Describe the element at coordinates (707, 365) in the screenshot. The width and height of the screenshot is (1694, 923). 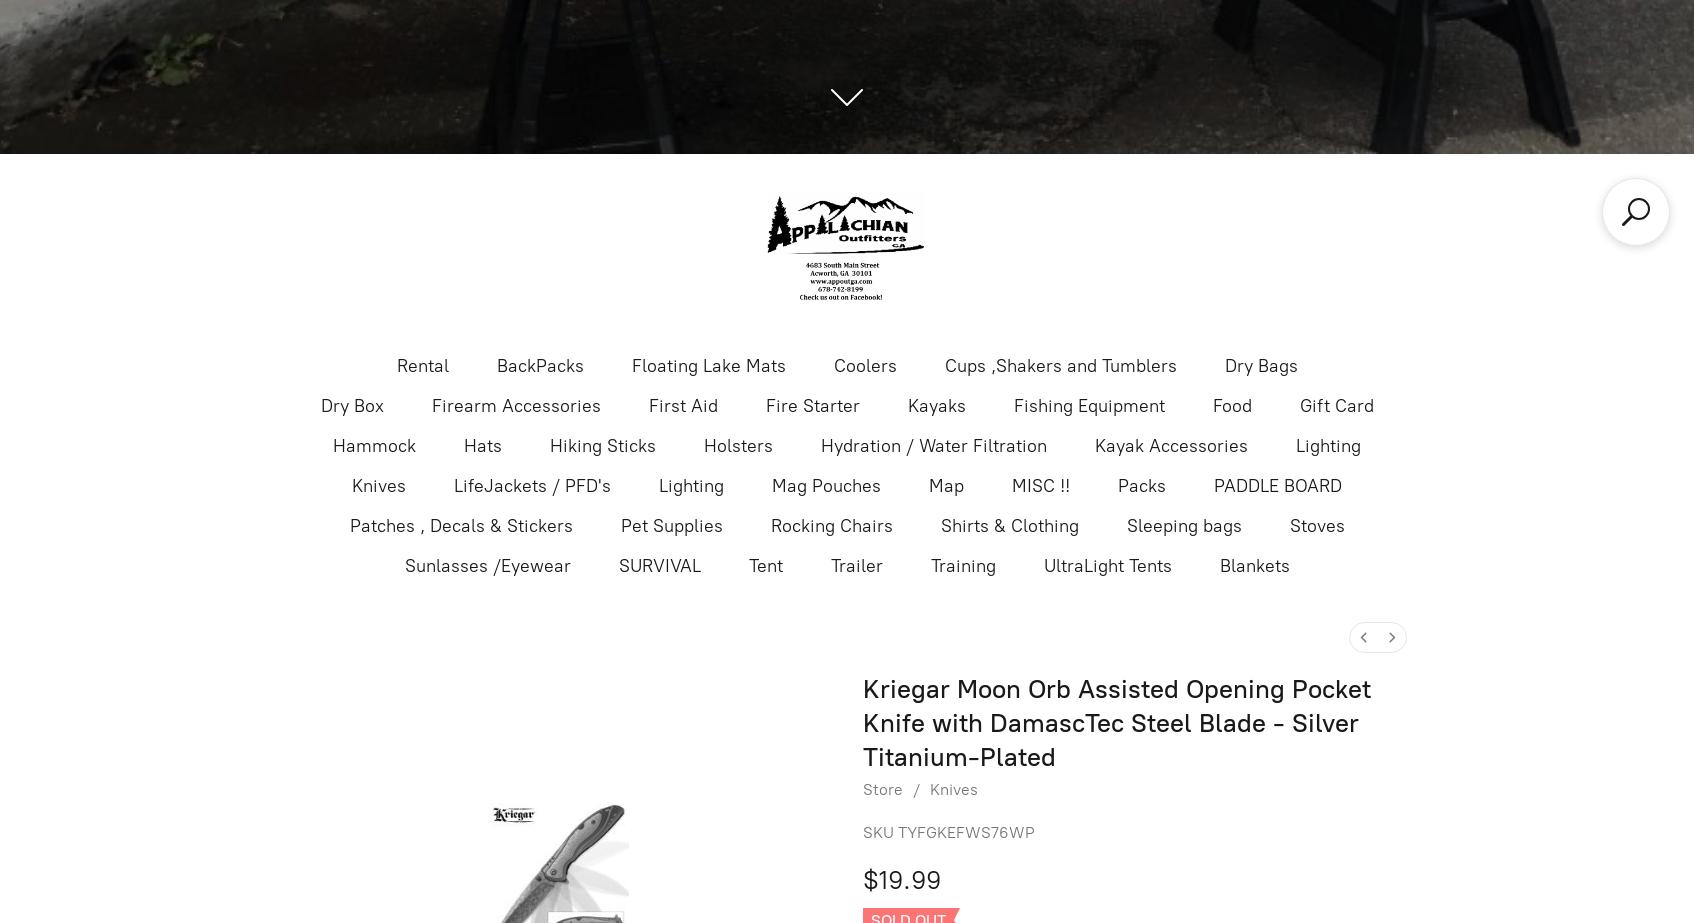
I see `'Floating Lake Mats'` at that location.